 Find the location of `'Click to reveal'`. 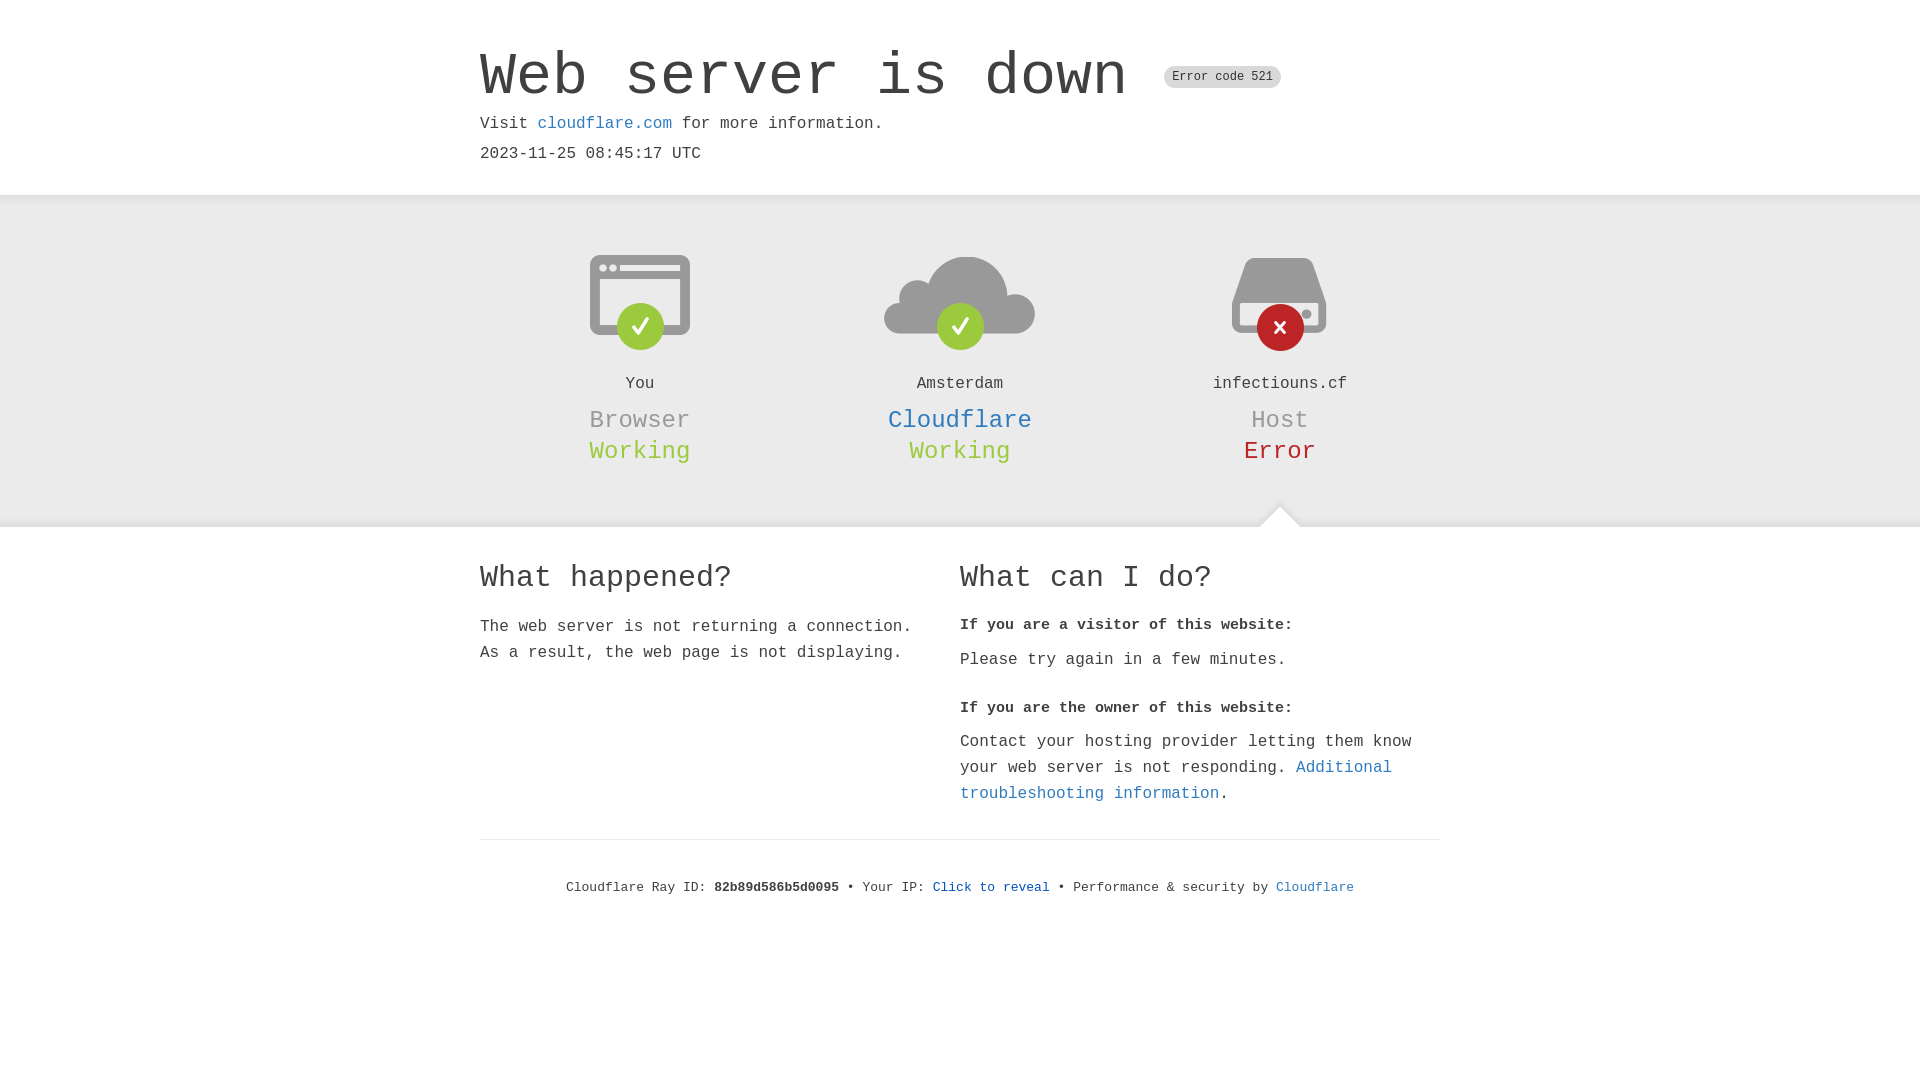

'Click to reveal' is located at coordinates (991, 886).